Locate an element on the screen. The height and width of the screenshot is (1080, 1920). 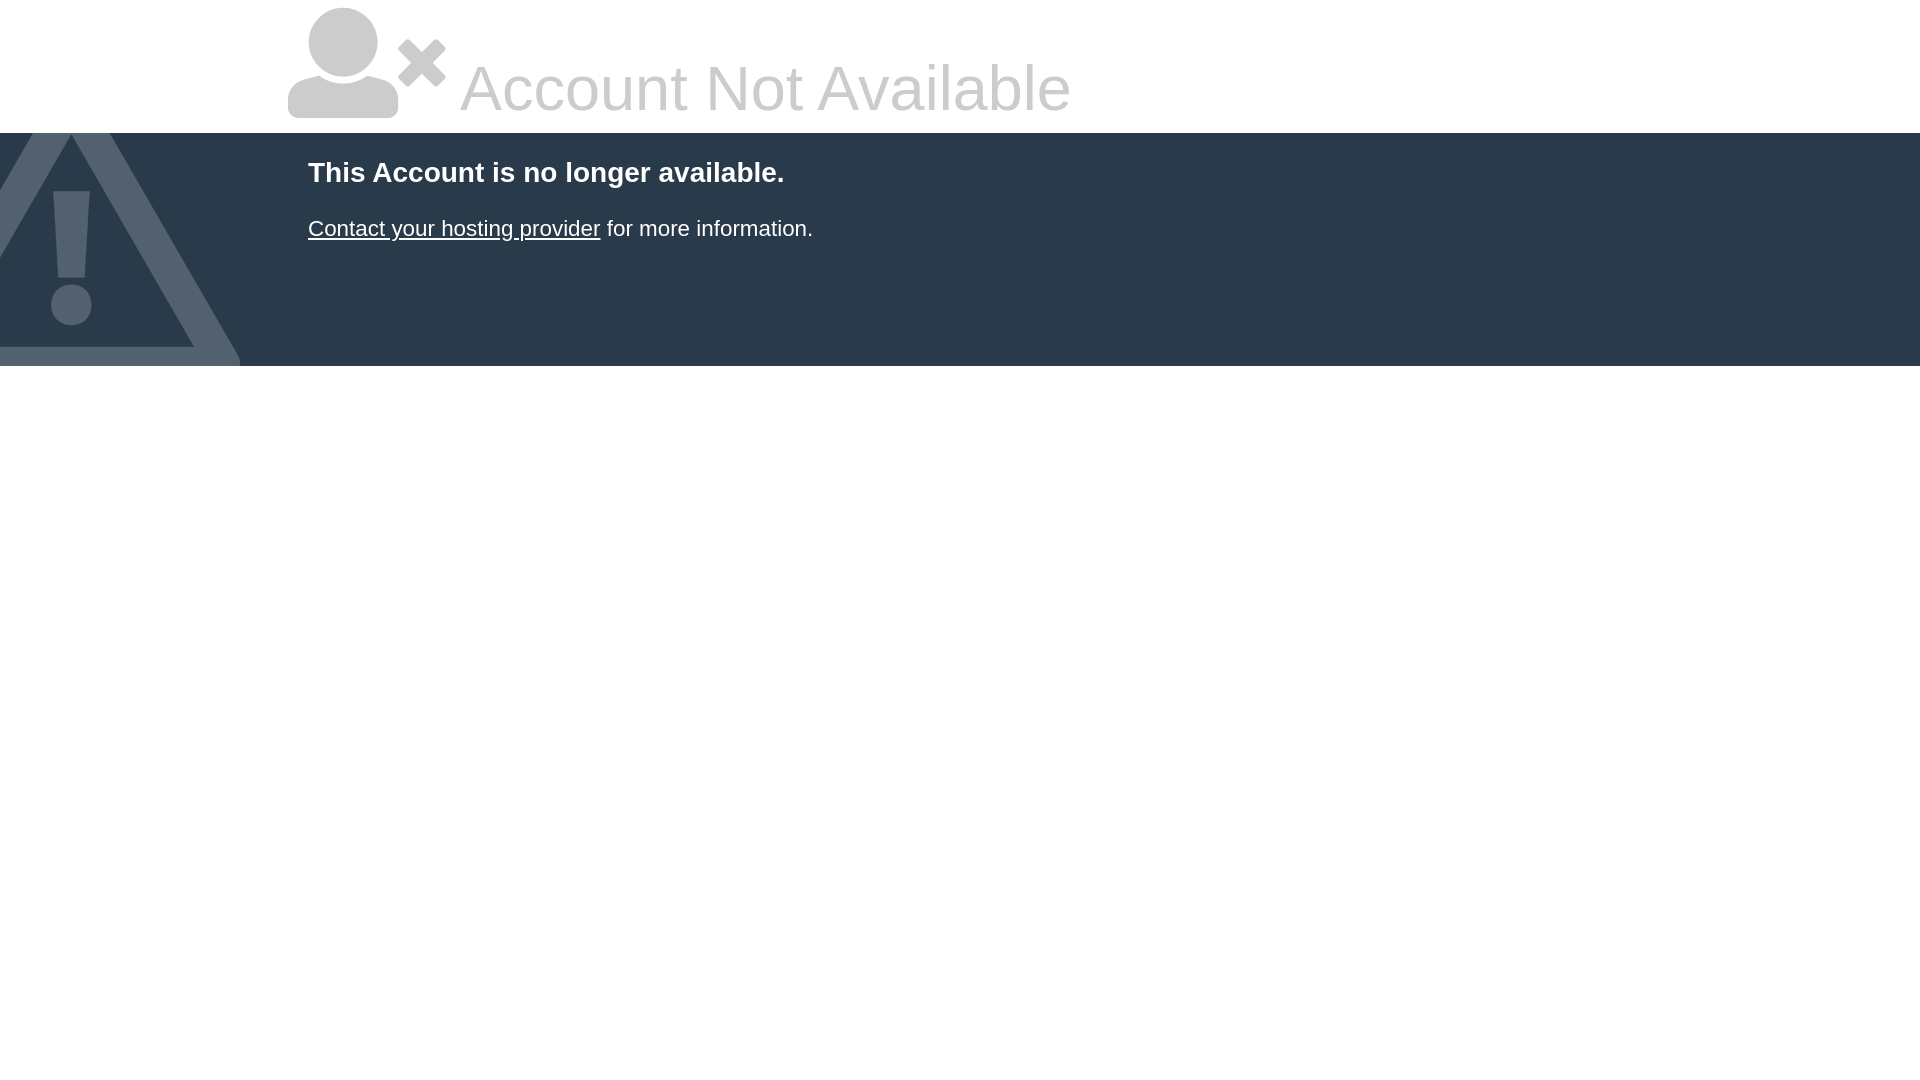
'Contact your hosting provider' is located at coordinates (453, 227).